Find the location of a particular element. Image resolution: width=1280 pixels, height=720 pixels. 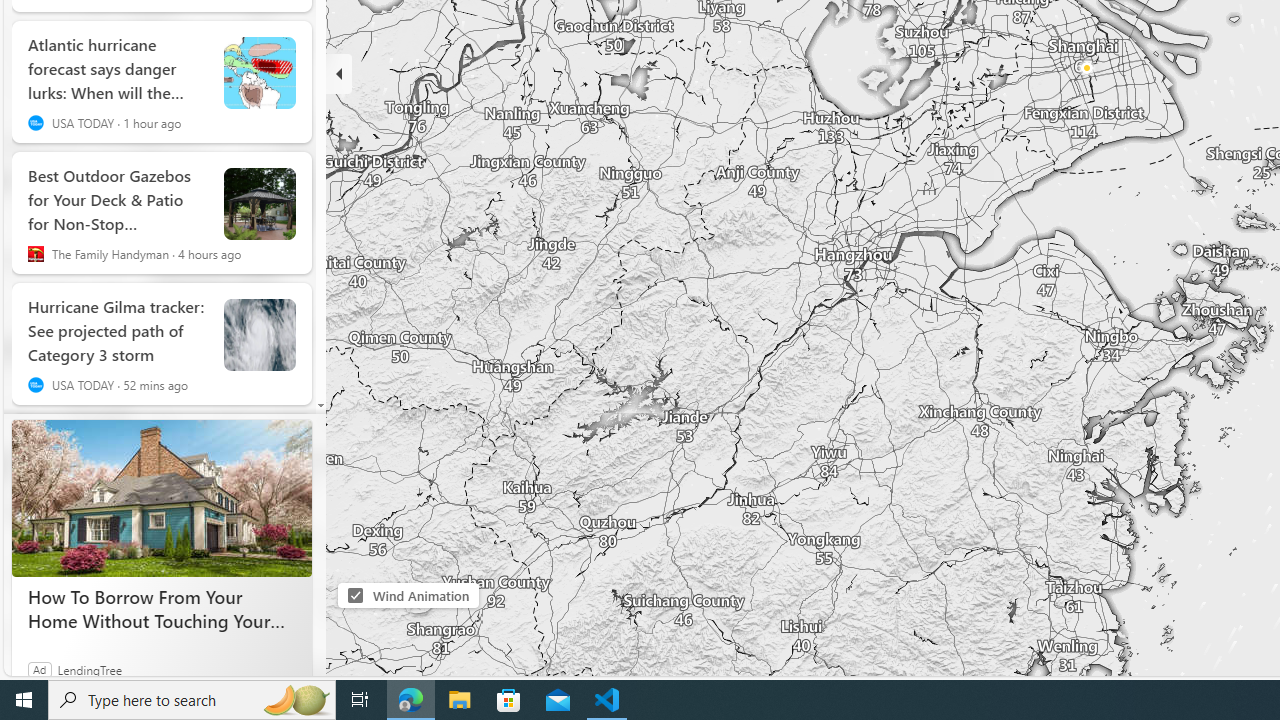

'LendingTree' is located at coordinates (89, 669).